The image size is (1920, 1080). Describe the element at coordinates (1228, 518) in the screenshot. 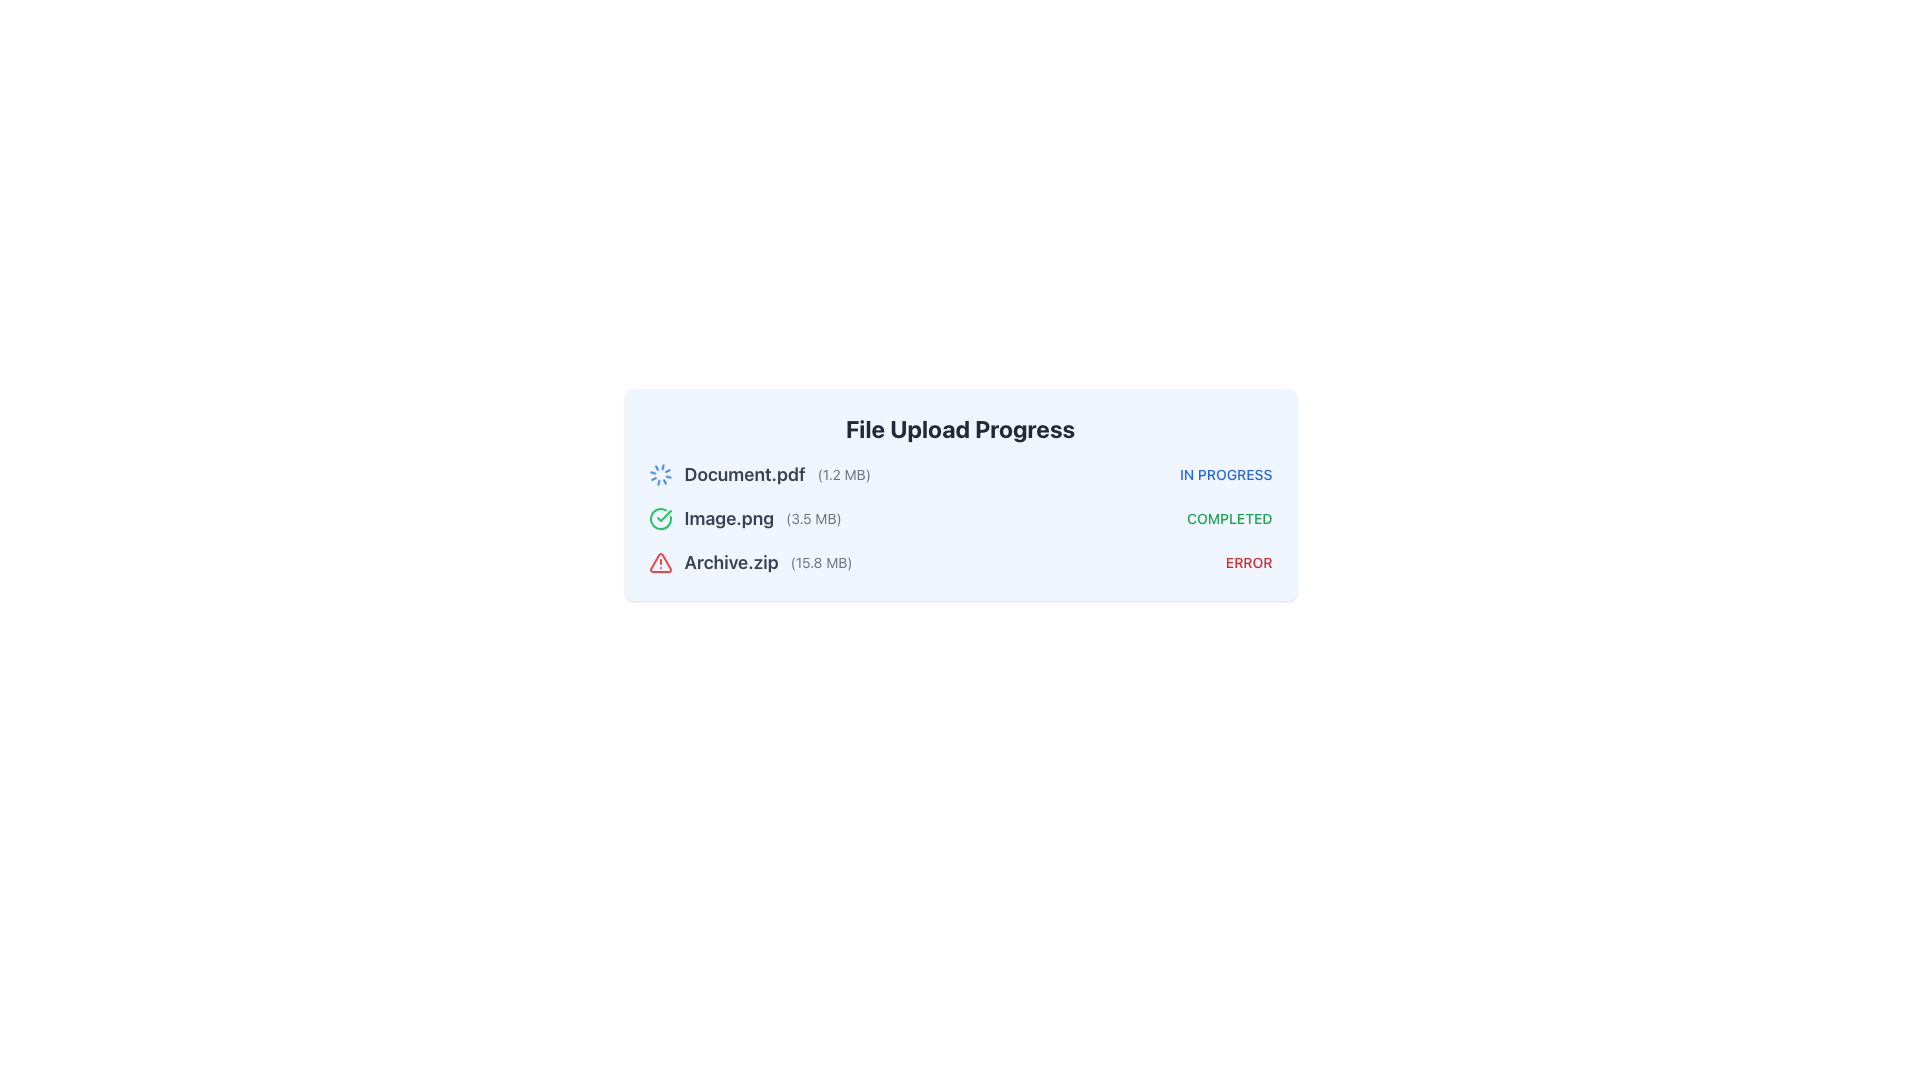

I see `the status indicator label for the uploaded file 'Image.png (3.5 MB)', located in the 'File Upload Progress' section to the far right of the row` at that location.